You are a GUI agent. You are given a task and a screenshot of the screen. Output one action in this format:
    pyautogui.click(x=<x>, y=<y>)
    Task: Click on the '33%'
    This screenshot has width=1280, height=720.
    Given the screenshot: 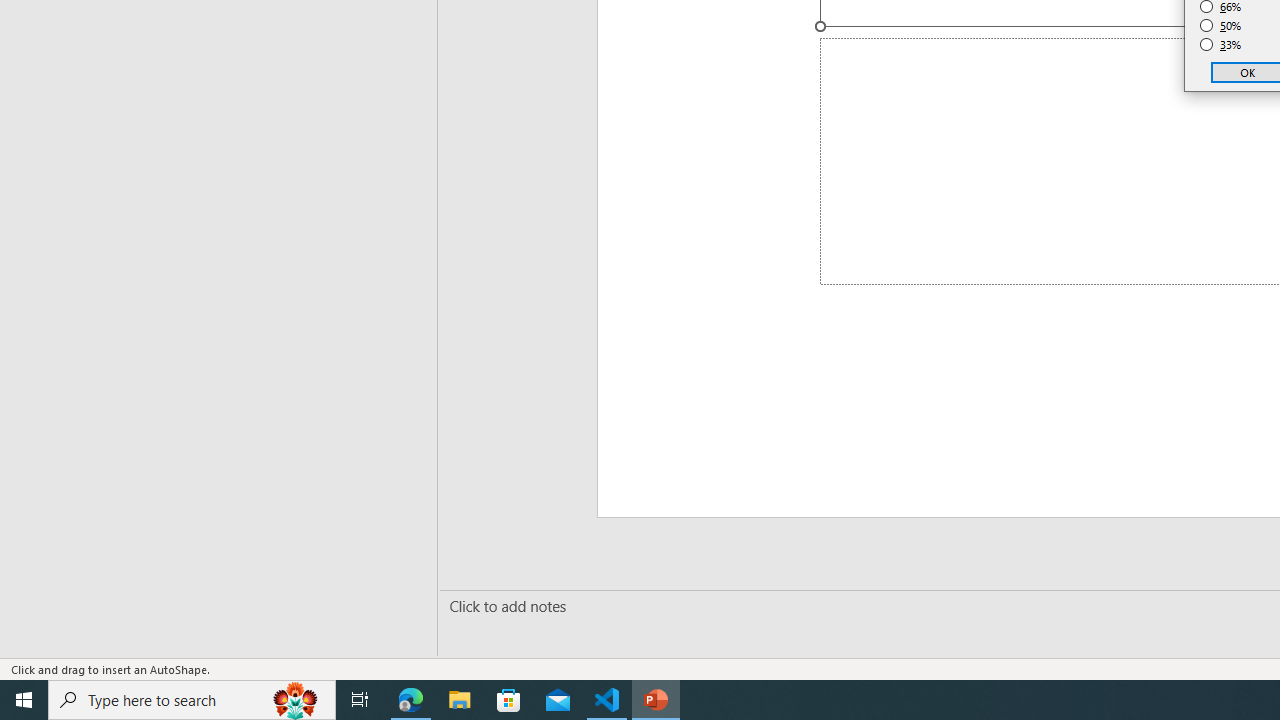 What is the action you would take?
    pyautogui.click(x=1220, y=45)
    